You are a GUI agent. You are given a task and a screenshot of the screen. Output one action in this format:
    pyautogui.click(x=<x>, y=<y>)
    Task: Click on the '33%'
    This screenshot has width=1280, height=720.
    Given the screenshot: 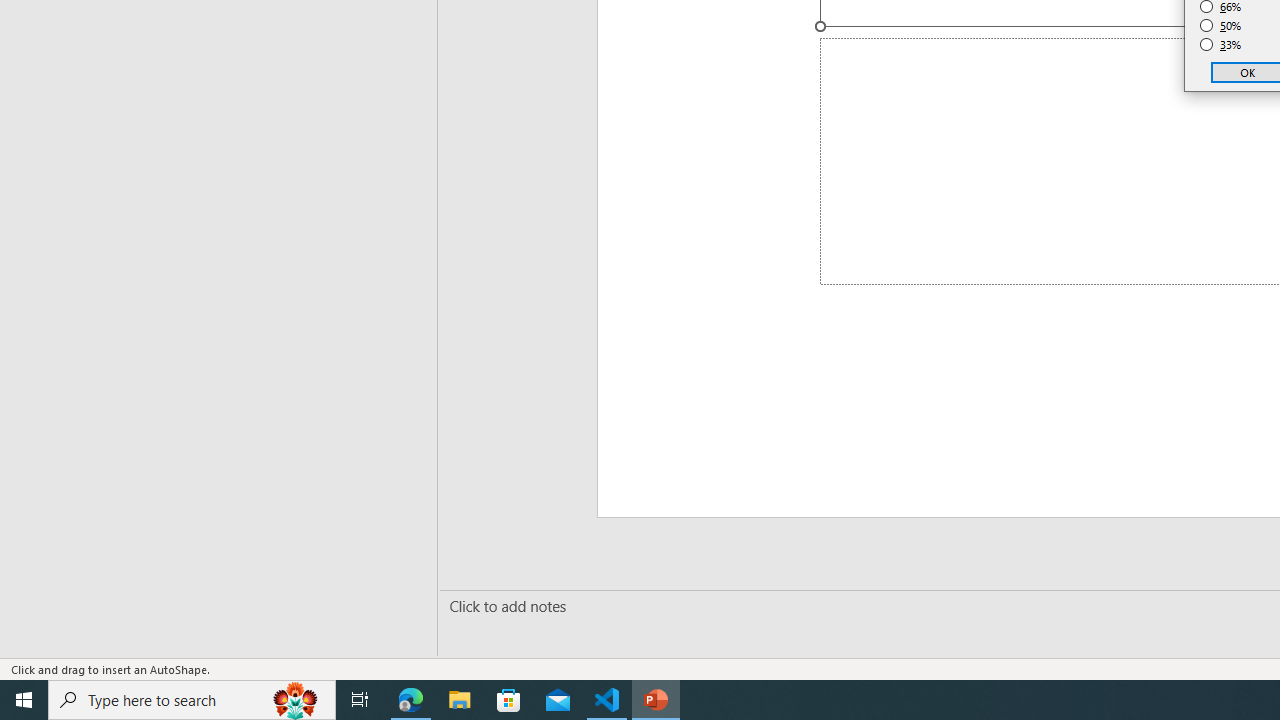 What is the action you would take?
    pyautogui.click(x=1220, y=45)
    